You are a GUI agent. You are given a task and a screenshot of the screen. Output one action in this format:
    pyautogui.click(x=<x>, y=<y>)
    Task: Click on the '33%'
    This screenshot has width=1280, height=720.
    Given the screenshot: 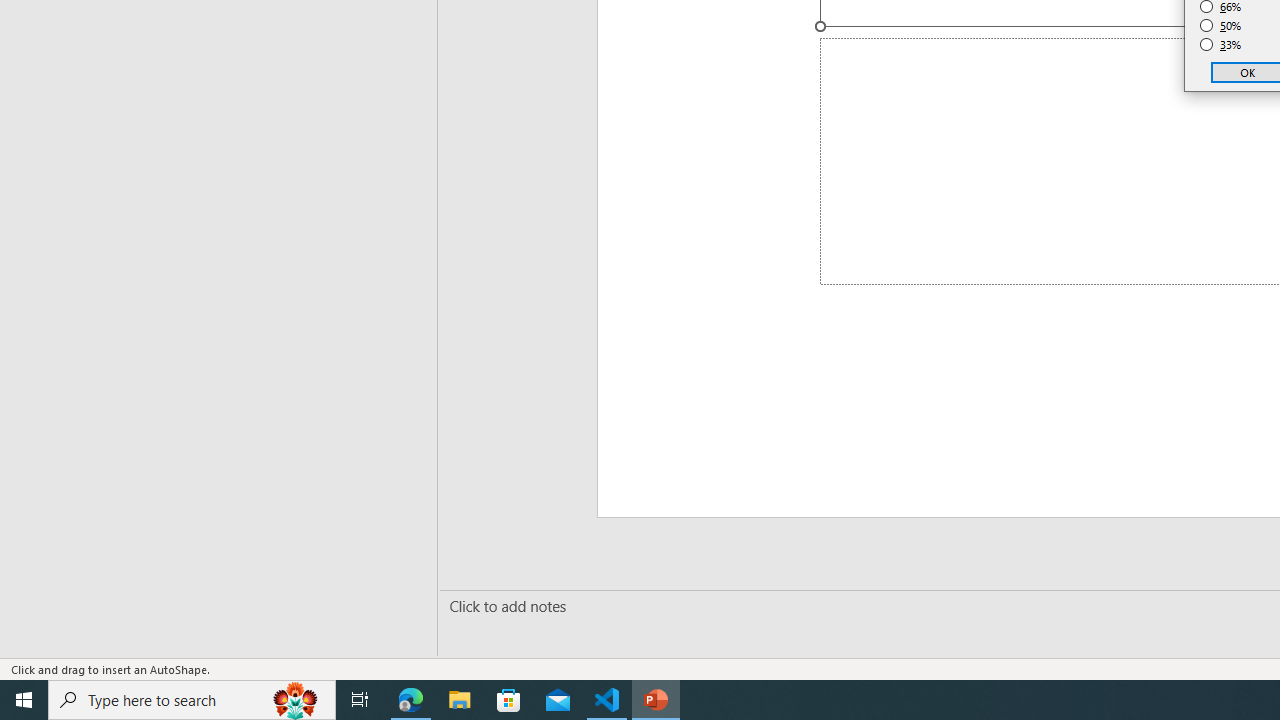 What is the action you would take?
    pyautogui.click(x=1220, y=45)
    